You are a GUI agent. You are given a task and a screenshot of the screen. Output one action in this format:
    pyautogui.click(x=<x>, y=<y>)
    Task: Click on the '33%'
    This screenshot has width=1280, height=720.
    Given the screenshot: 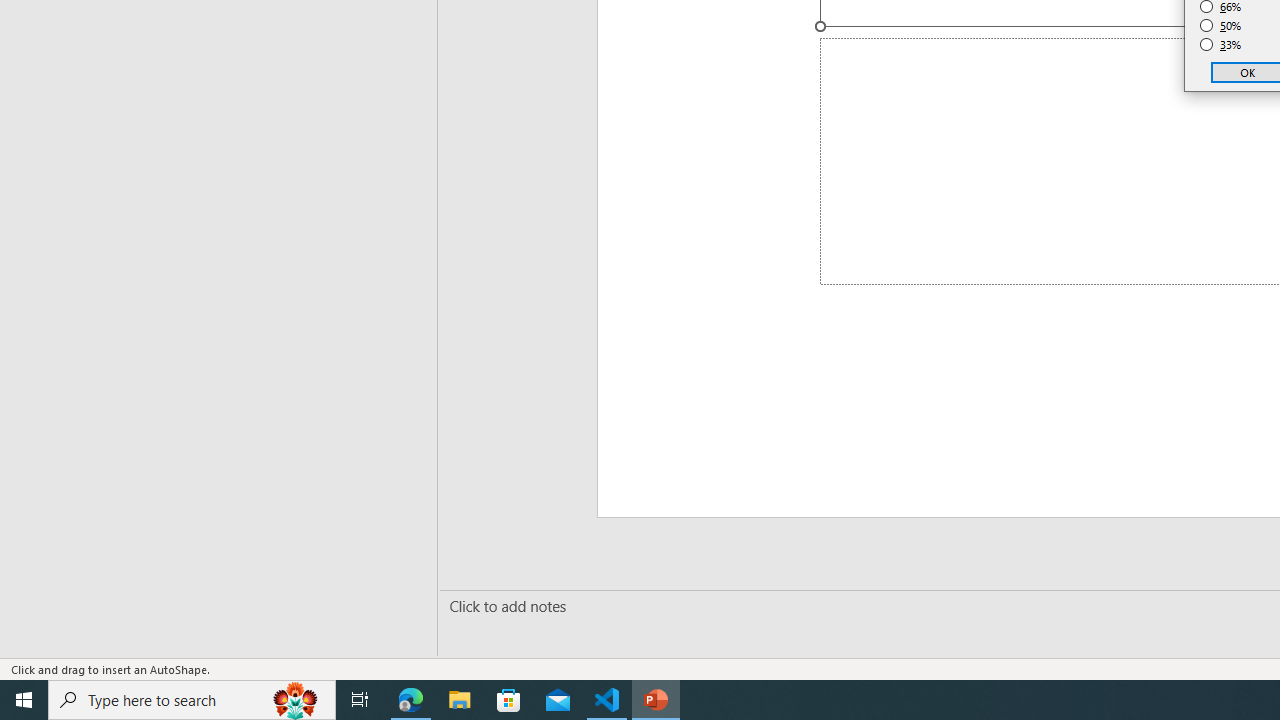 What is the action you would take?
    pyautogui.click(x=1220, y=45)
    